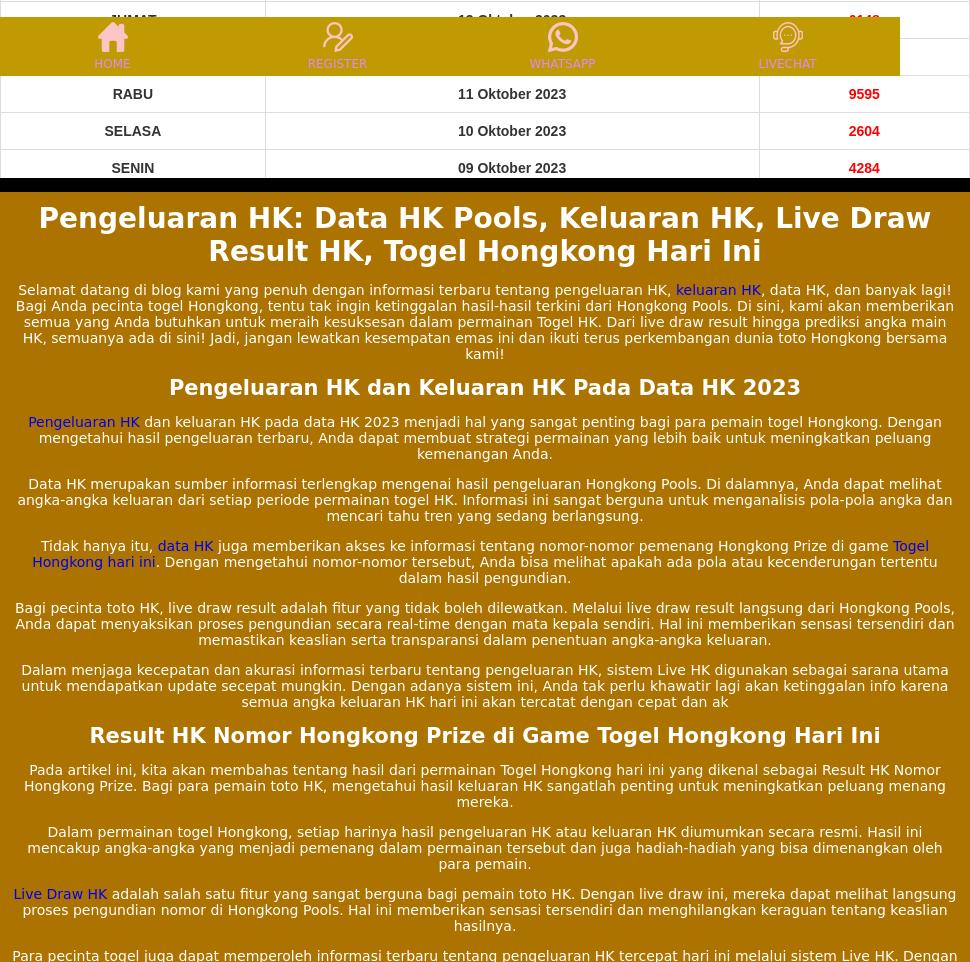  Describe the element at coordinates (483, 783) in the screenshot. I see `'Pada artikel ini, kita akan membahas tentang hasil dari permainan Togel Hongkong hari ini yang dikenal sebagai Result HK Nomor Hongkong Prize. Bagi para pemain toto HK, mengetahui hasil keluaran HK sangatlah penting untuk meningkatkan peluang menang mereka.'` at that location.